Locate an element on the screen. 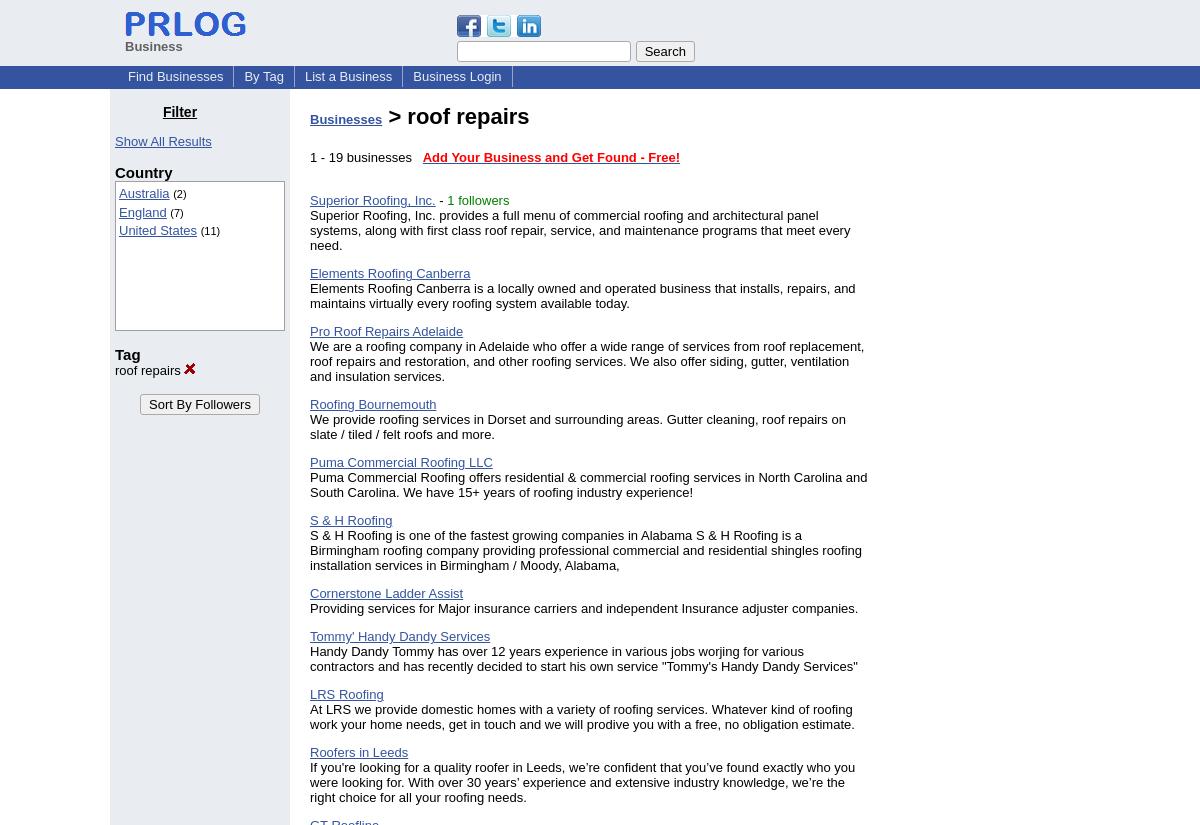  'Providing services for Major insurance carriers and independent Insurance adjuster companies.' is located at coordinates (583, 608).